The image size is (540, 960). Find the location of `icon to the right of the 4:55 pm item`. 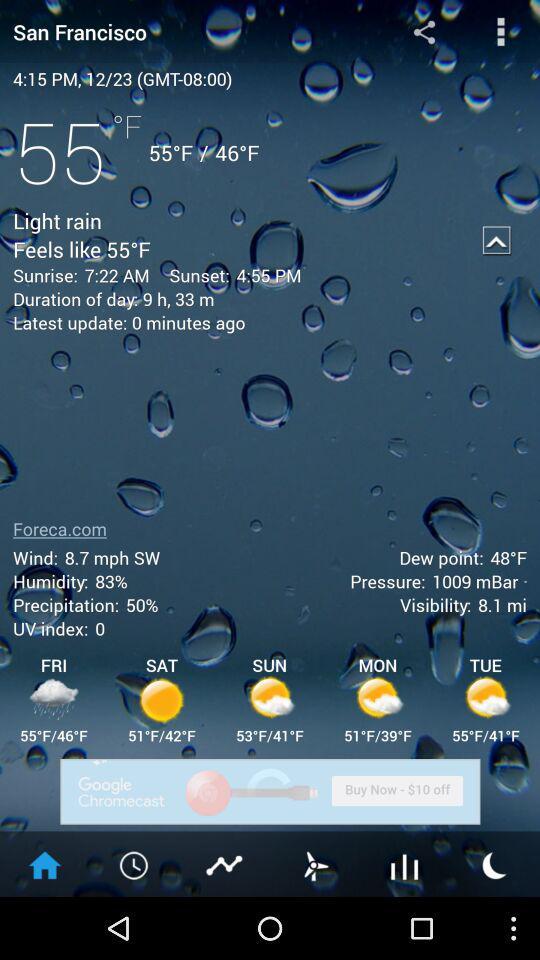

icon to the right of the 4:55 pm item is located at coordinates (496, 240).